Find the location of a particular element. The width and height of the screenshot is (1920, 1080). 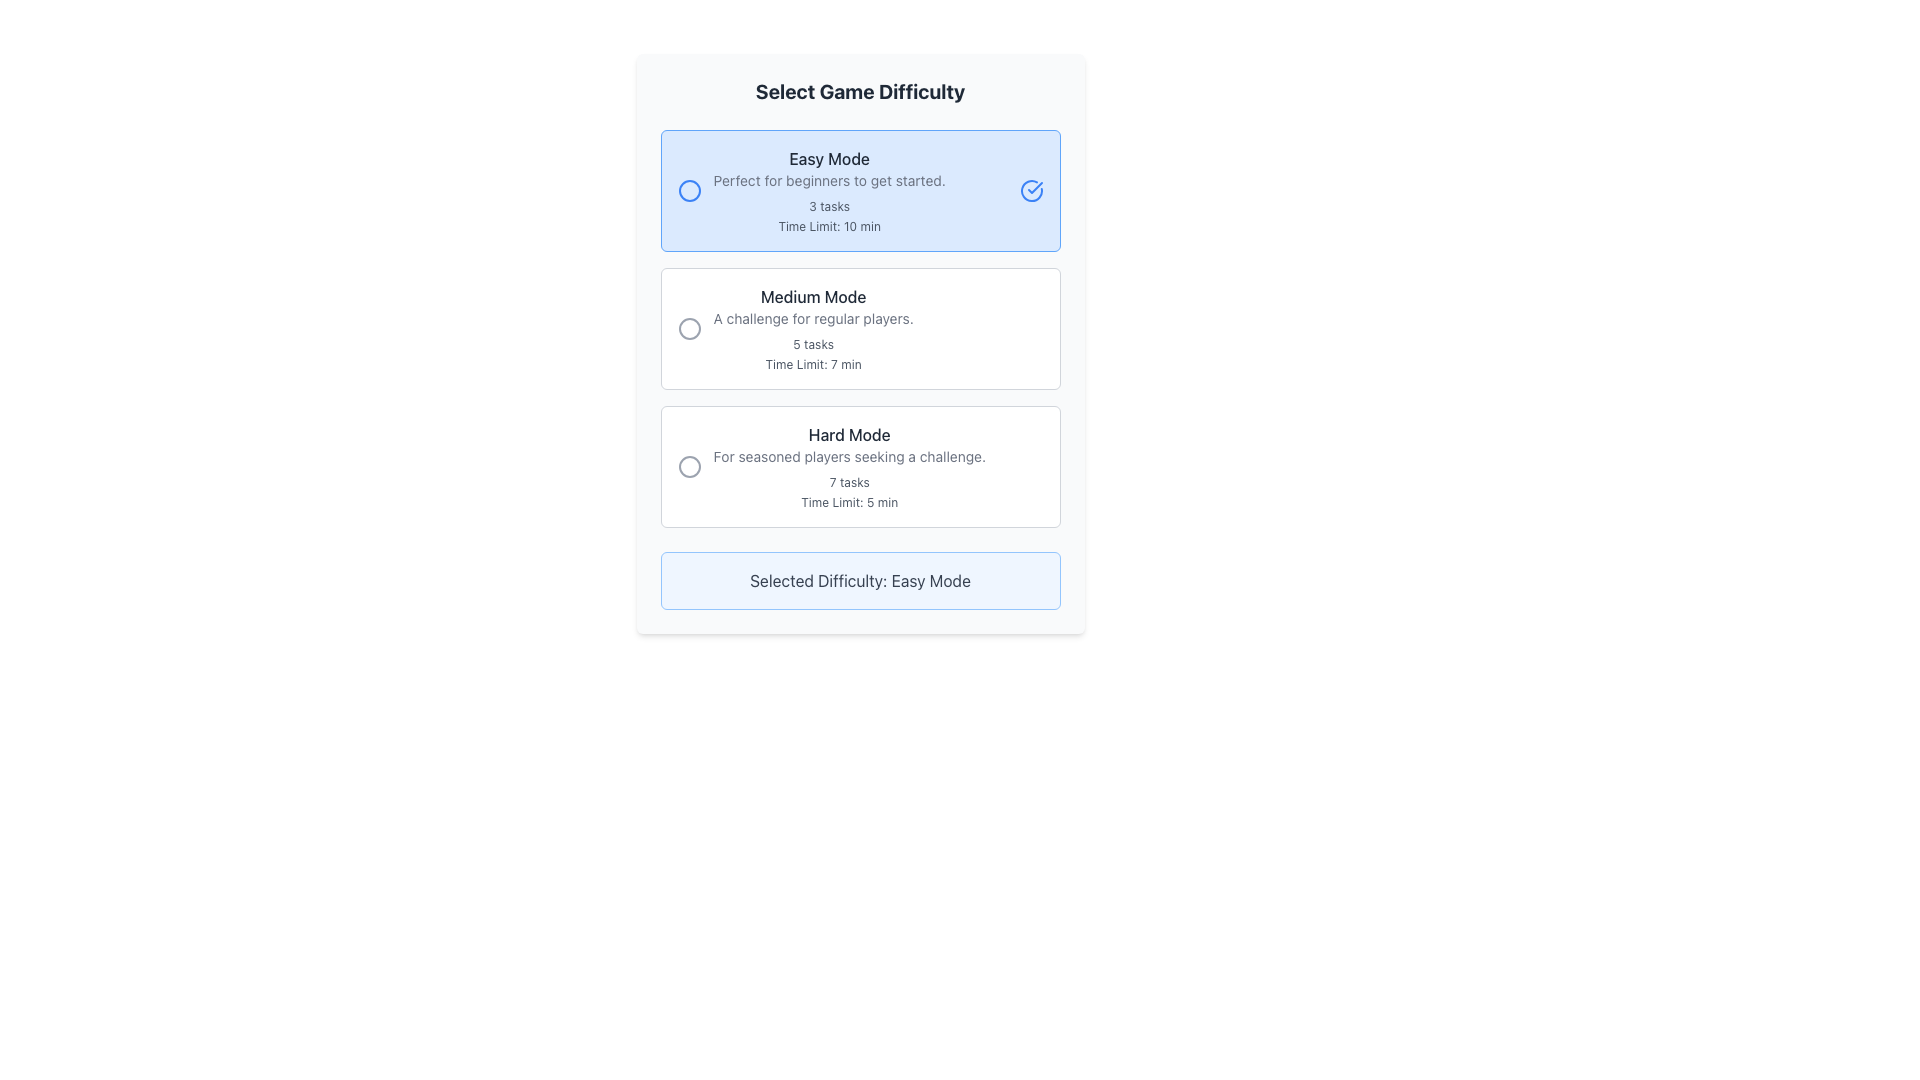

the text label that informs about the time limit for 'Medium Mode' game difficulty, located underneath the '5 tasks' line in the game difficulty selection menu is located at coordinates (813, 365).